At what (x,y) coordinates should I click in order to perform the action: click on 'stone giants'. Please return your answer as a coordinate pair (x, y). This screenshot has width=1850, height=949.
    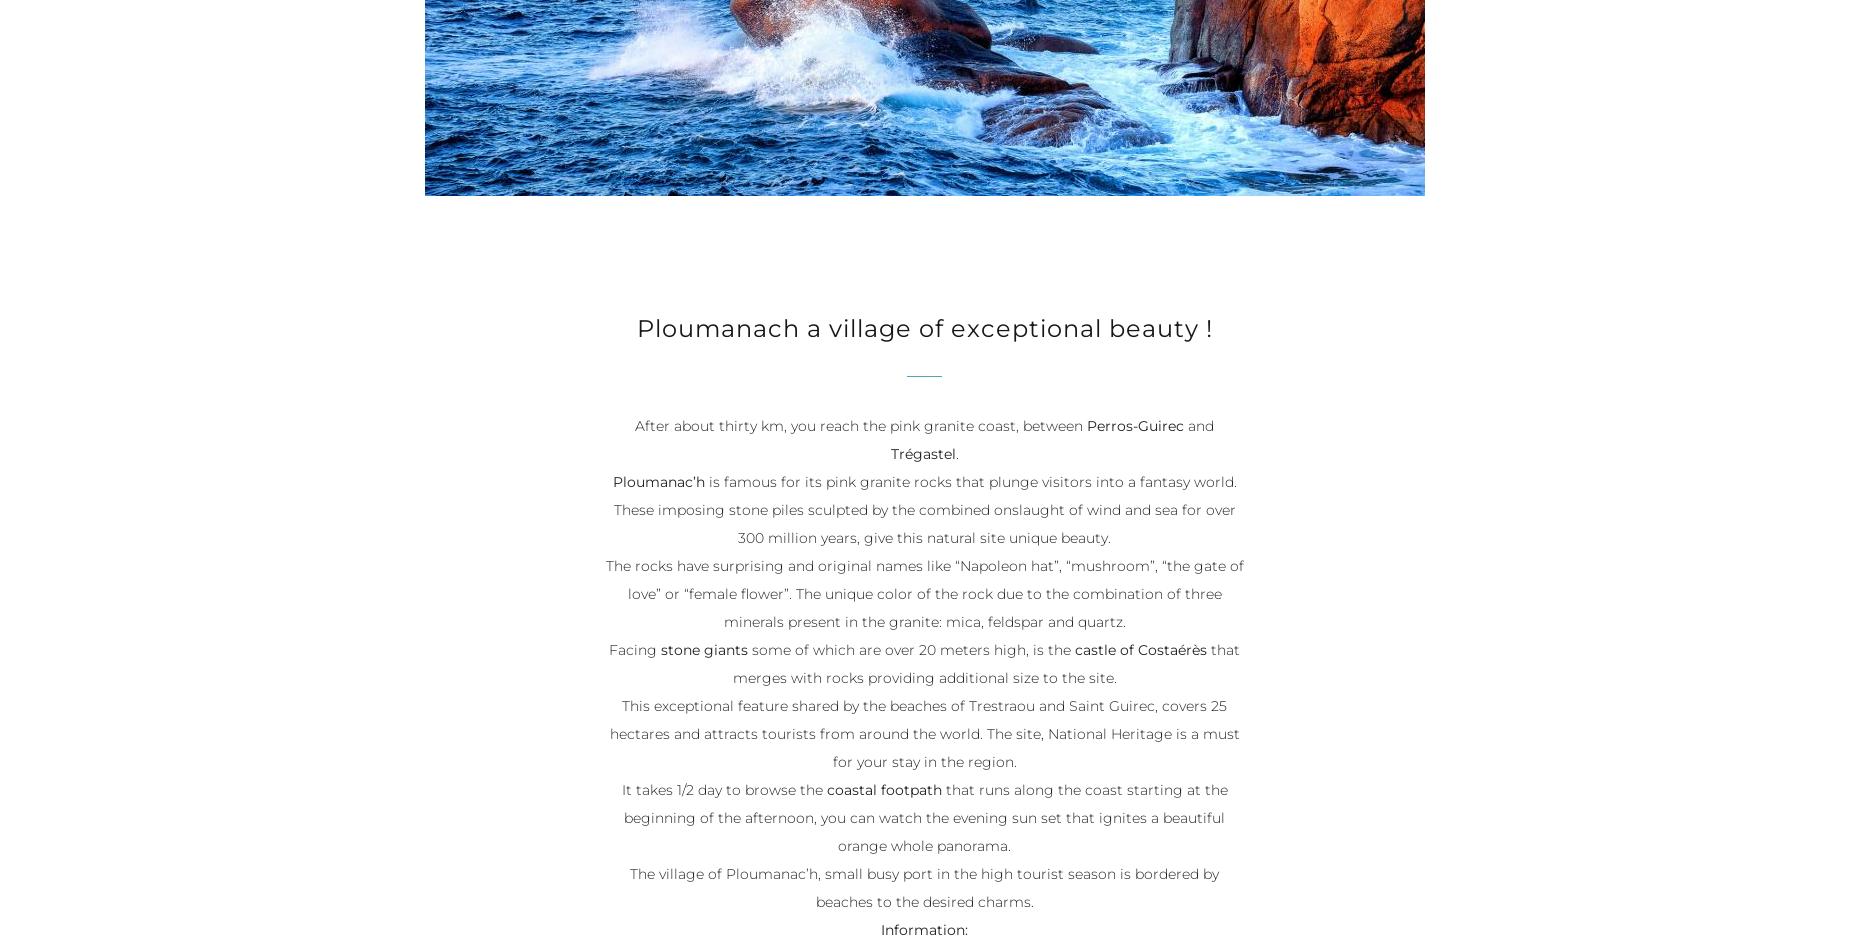
    Looking at the image, I should click on (704, 651).